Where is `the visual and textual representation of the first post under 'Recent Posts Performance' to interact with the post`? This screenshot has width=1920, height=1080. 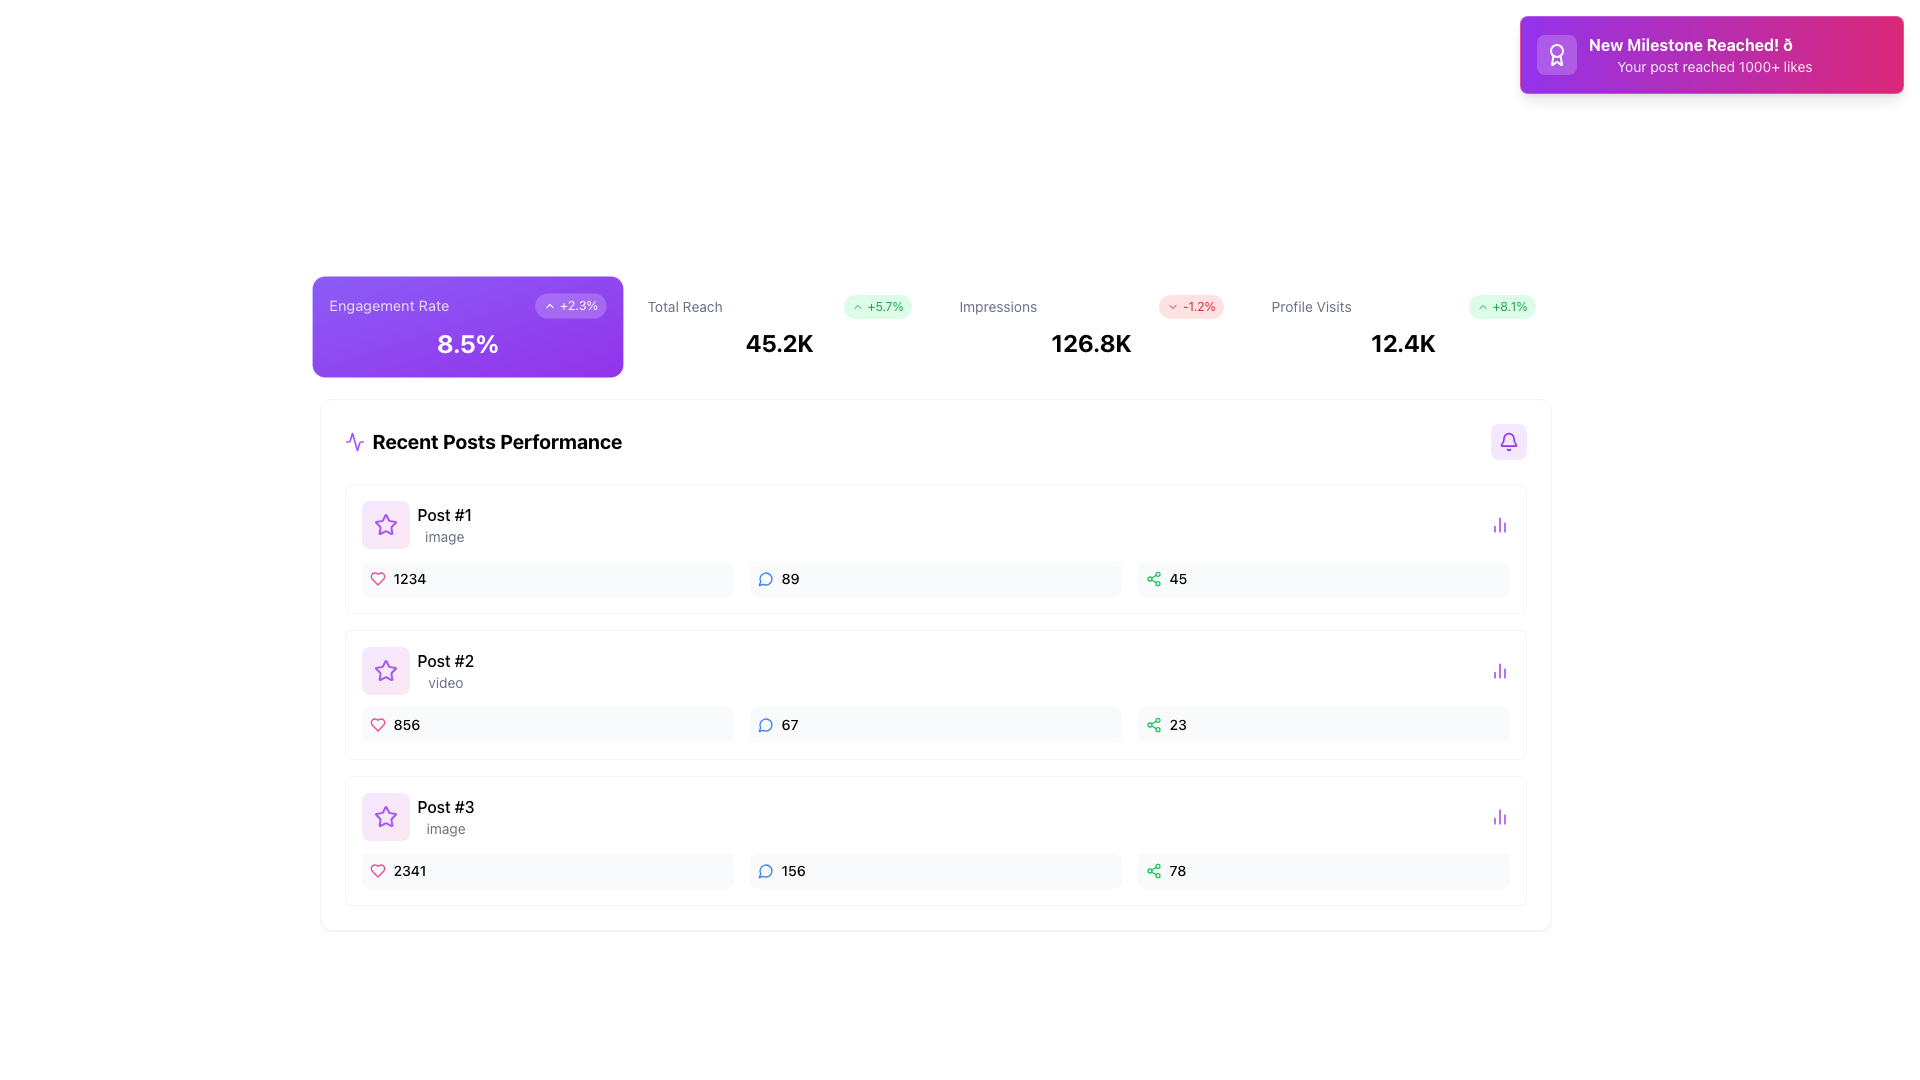 the visual and textual representation of the first post under 'Recent Posts Performance' to interact with the post is located at coordinates (415, 523).